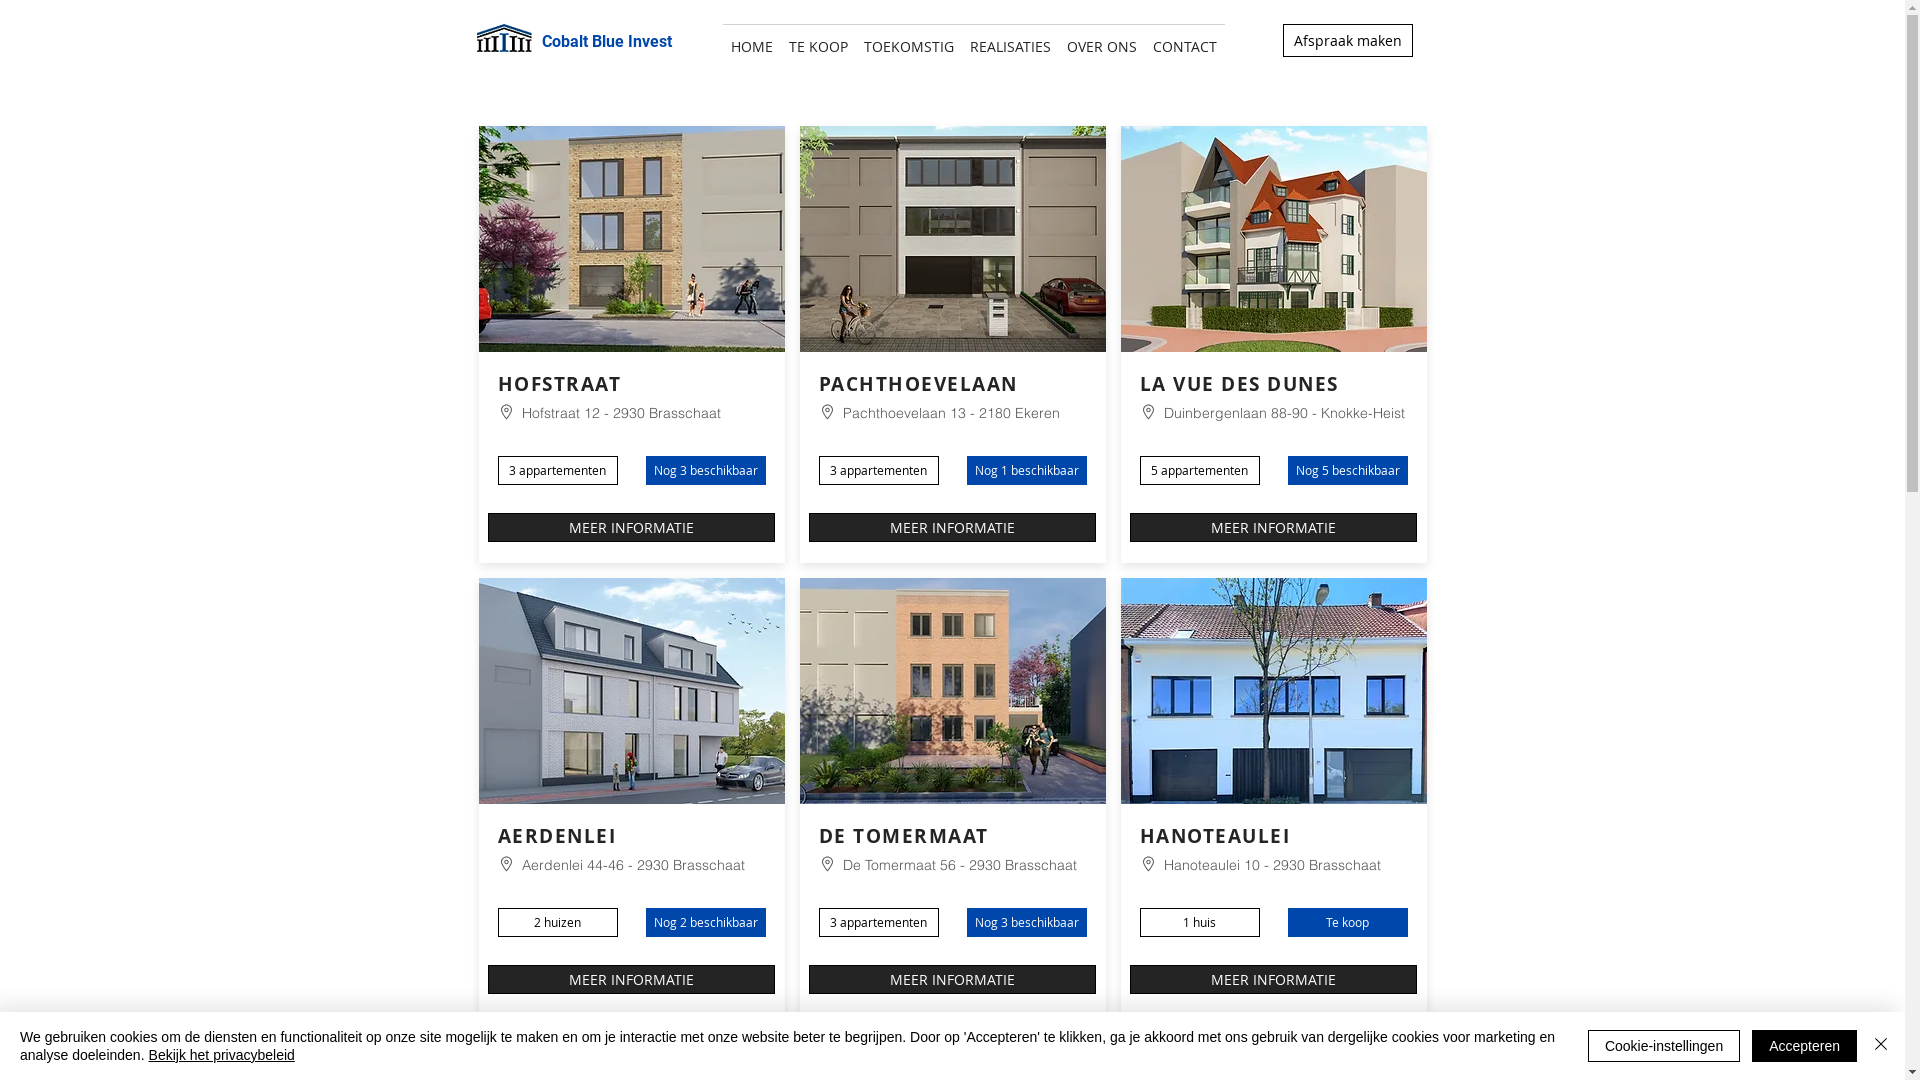  I want to click on 'HOME', so click(751, 37).